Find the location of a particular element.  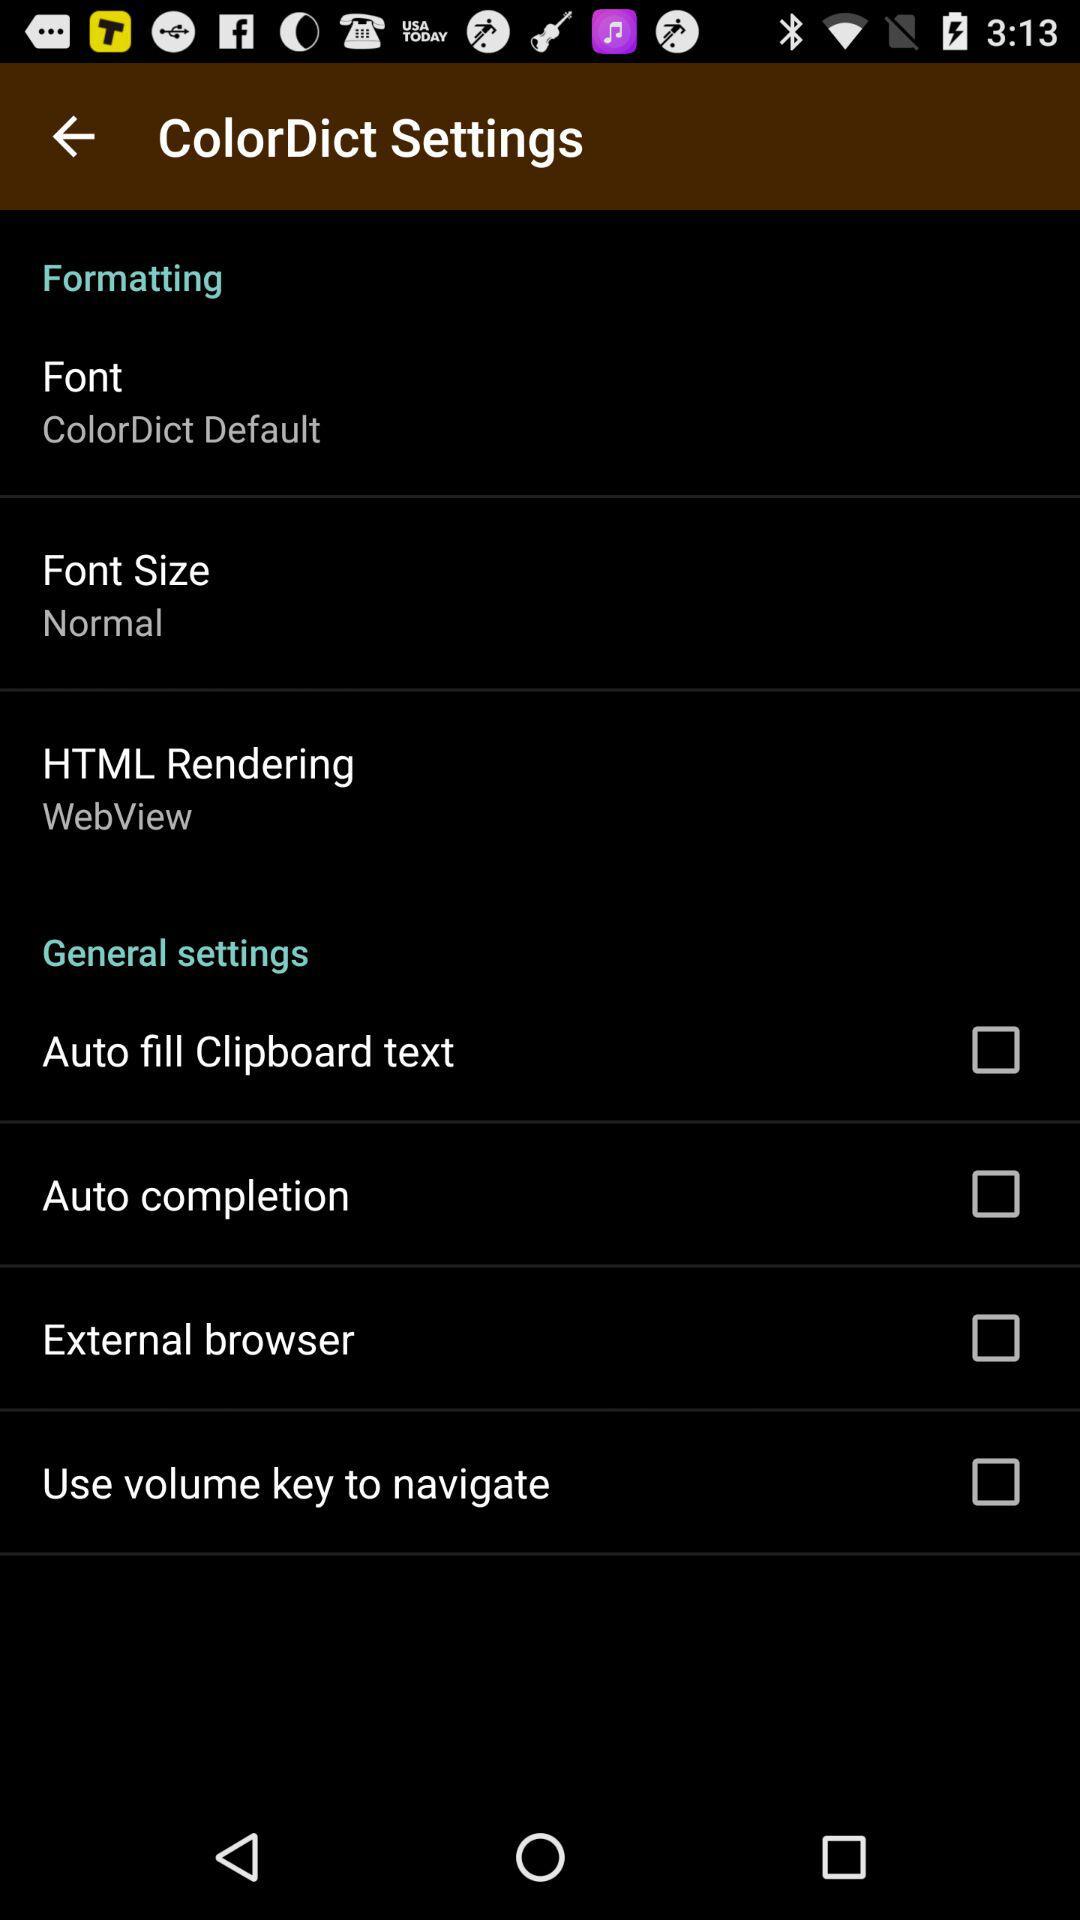

app above the html rendering icon is located at coordinates (102, 620).